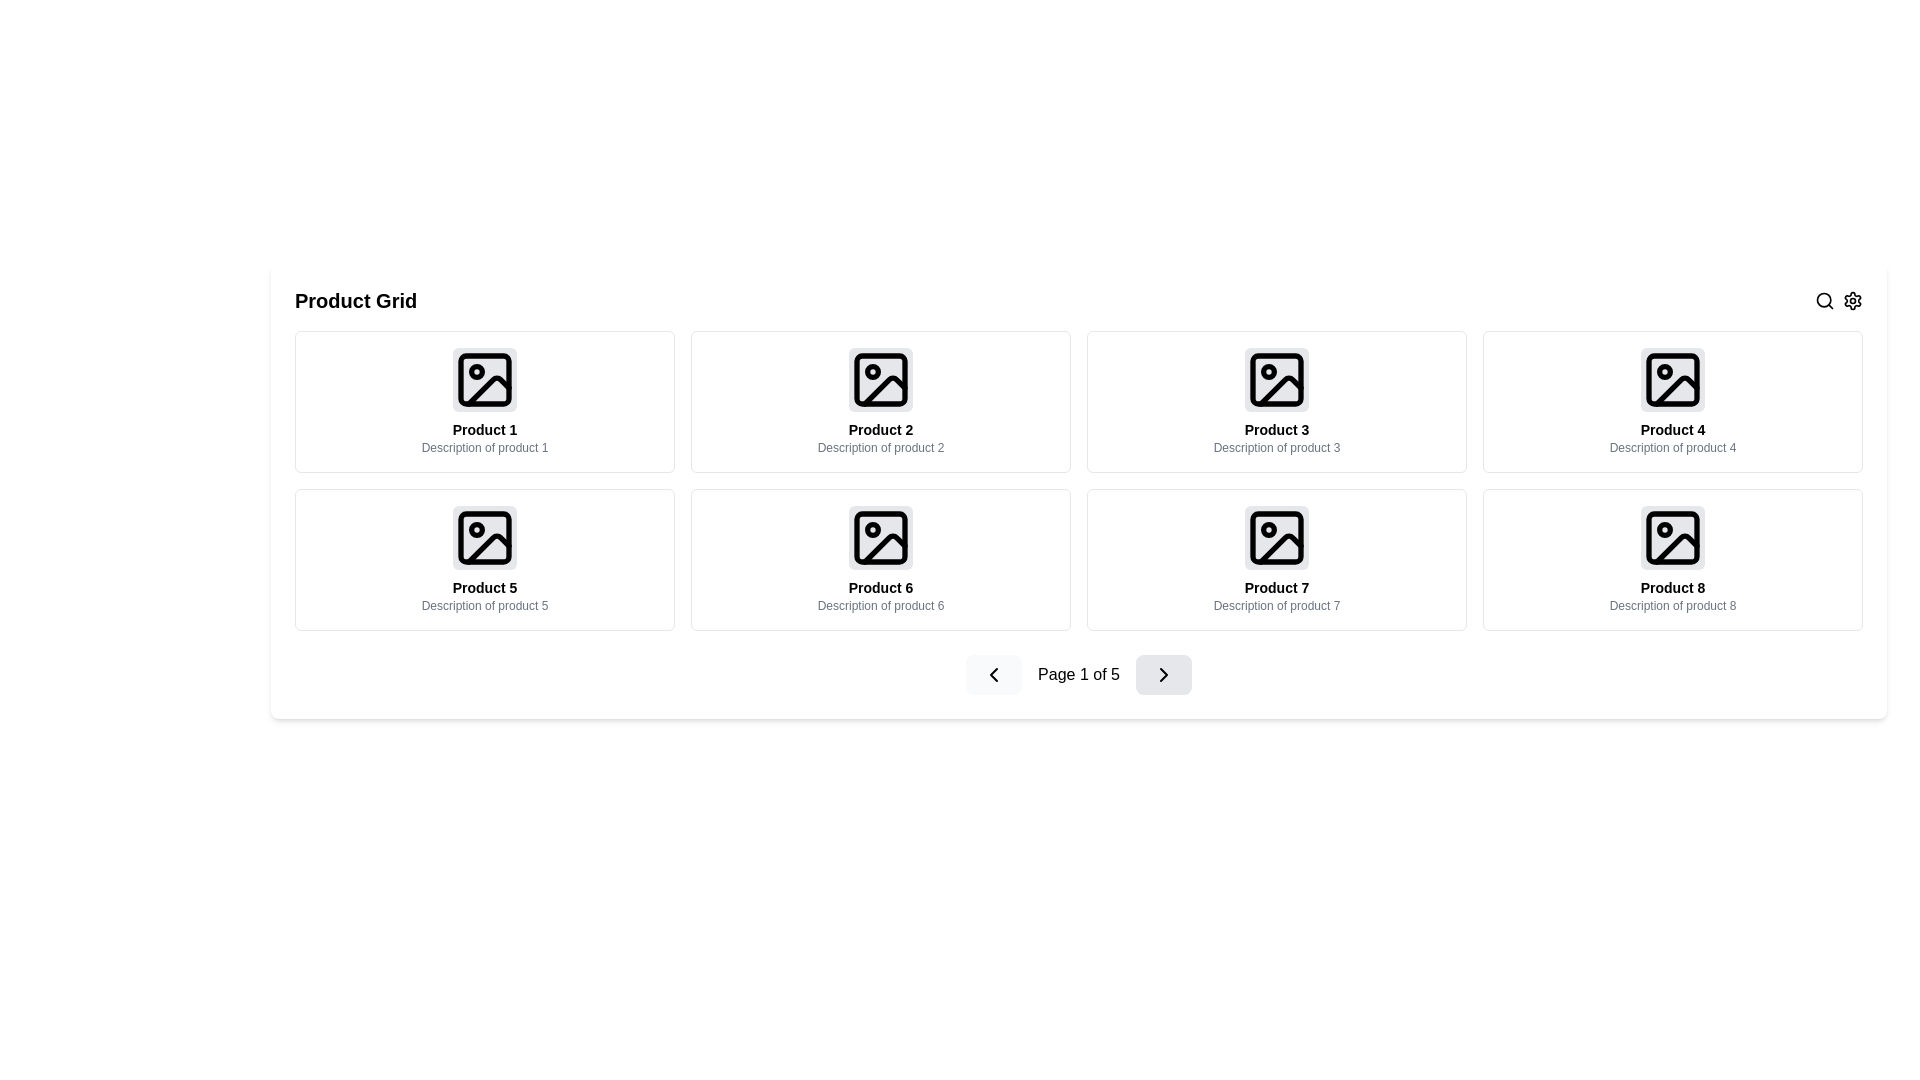  Describe the element at coordinates (880, 446) in the screenshot. I see `text label saying 'Description of product 2' located in the second product card in the first row, below the title 'Product 2'` at that location.